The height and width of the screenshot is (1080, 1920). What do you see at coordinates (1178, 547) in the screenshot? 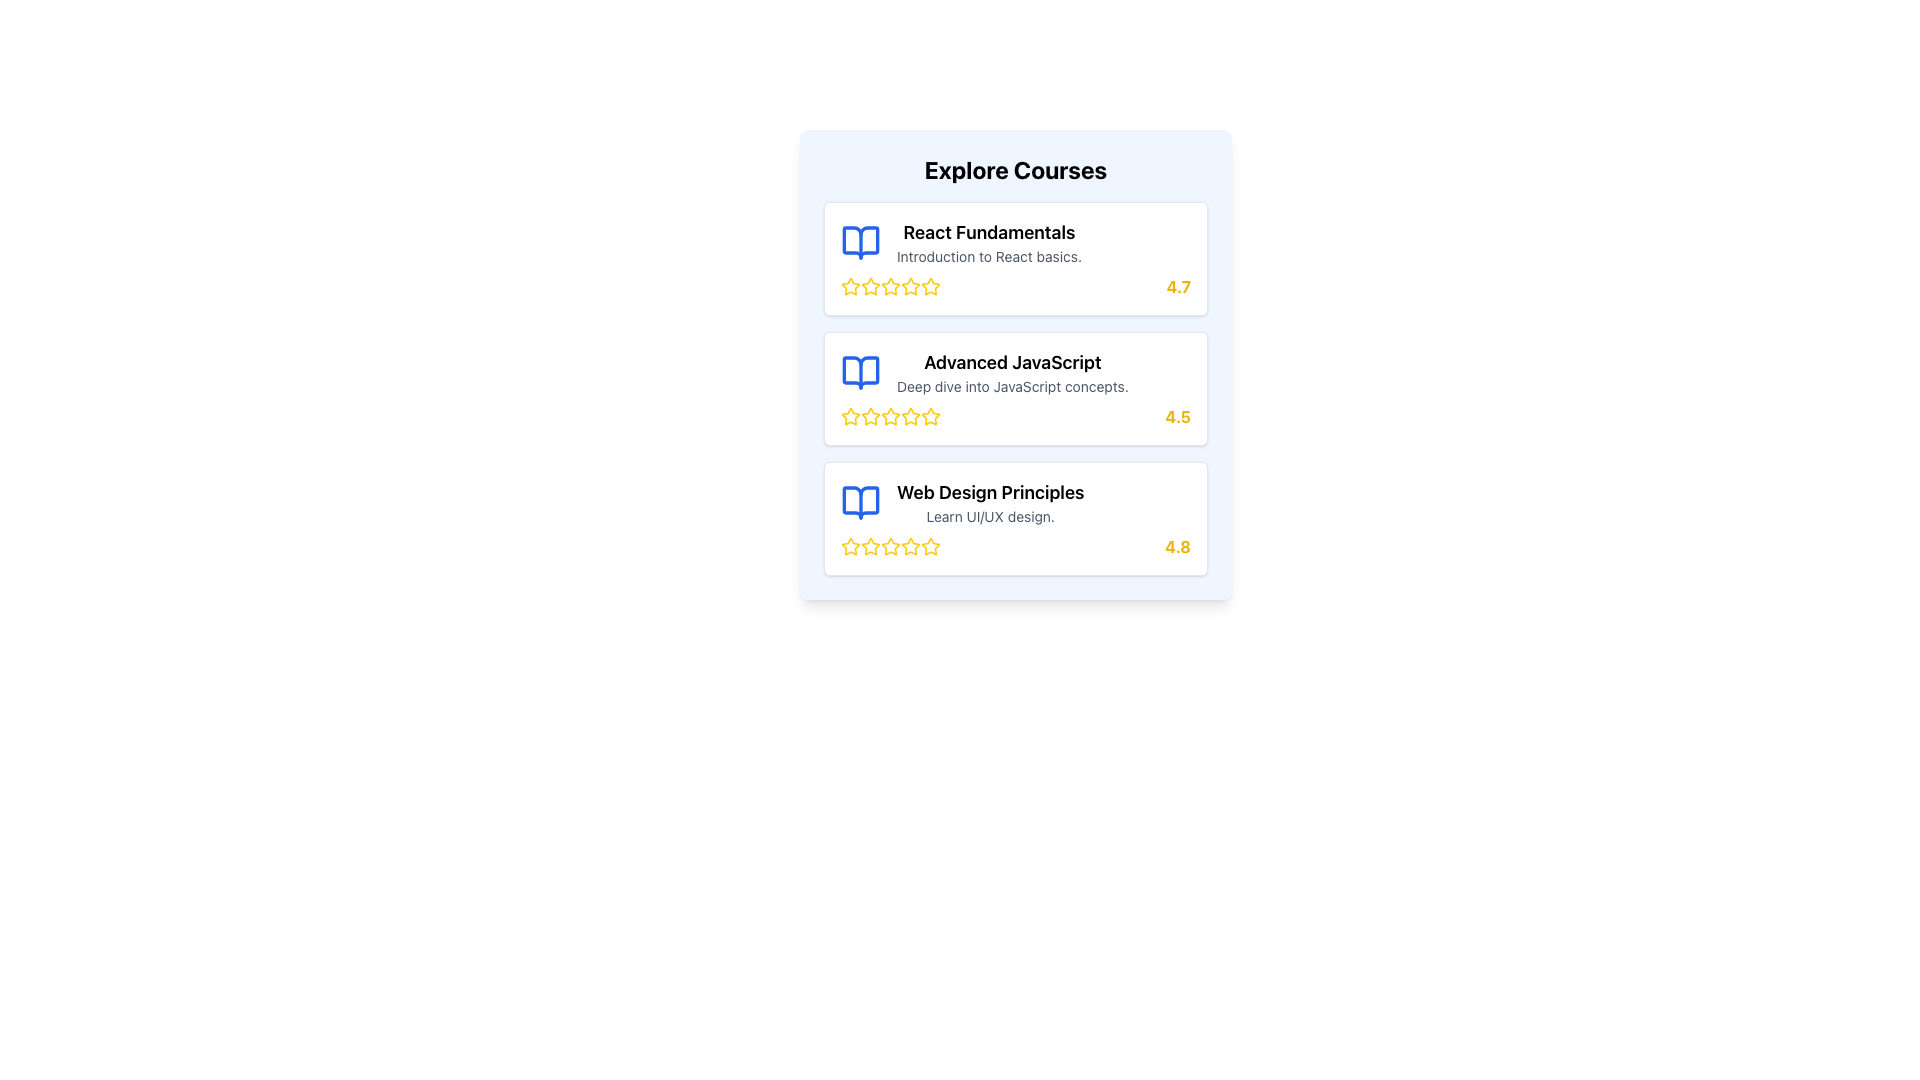
I see `the numeric rating indicator for the 'Web Design Principles' course, located in the third item of the vertical list of course cards, after the five yellow star icons` at bounding box center [1178, 547].